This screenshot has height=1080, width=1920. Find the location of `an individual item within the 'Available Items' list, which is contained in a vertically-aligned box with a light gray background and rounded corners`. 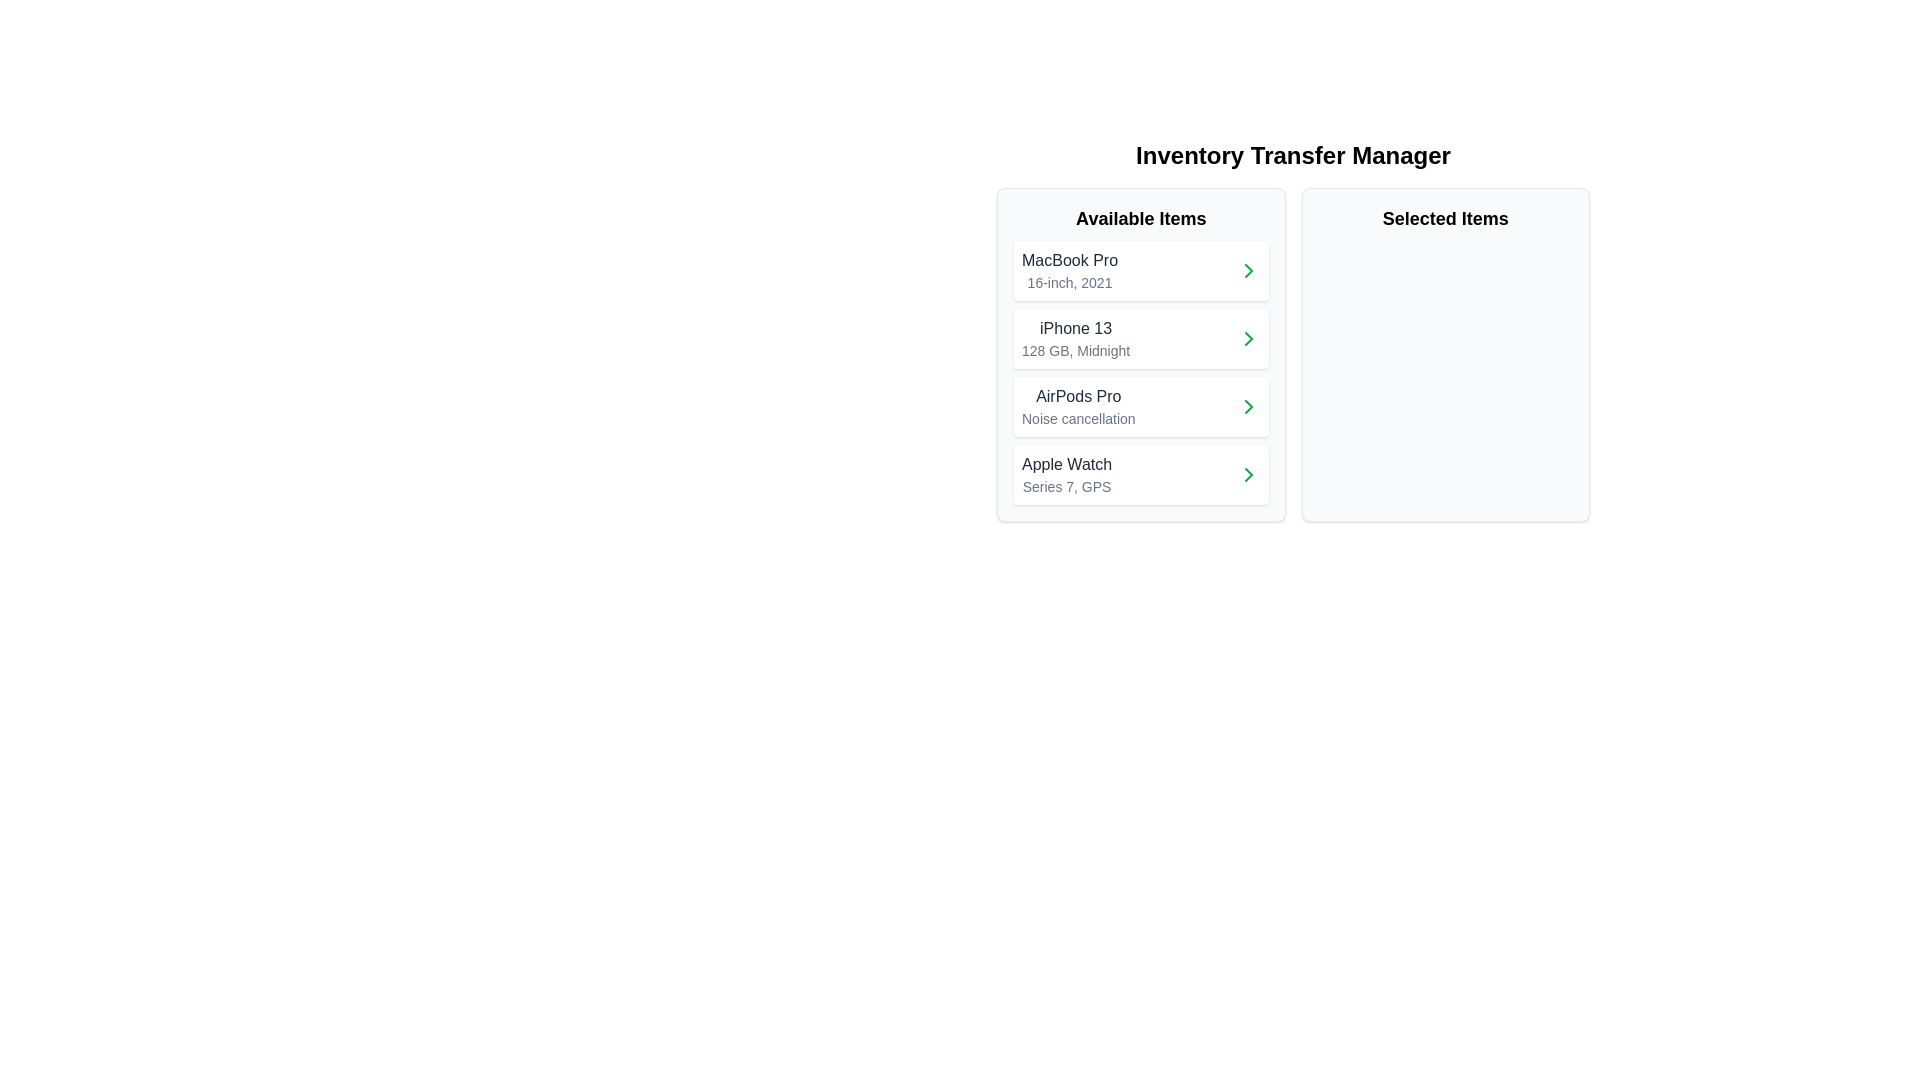

an individual item within the 'Available Items' list, which is contained in a vertically-aligned box with a light gray background and rounded corners is located at coordinates (1141, 353).